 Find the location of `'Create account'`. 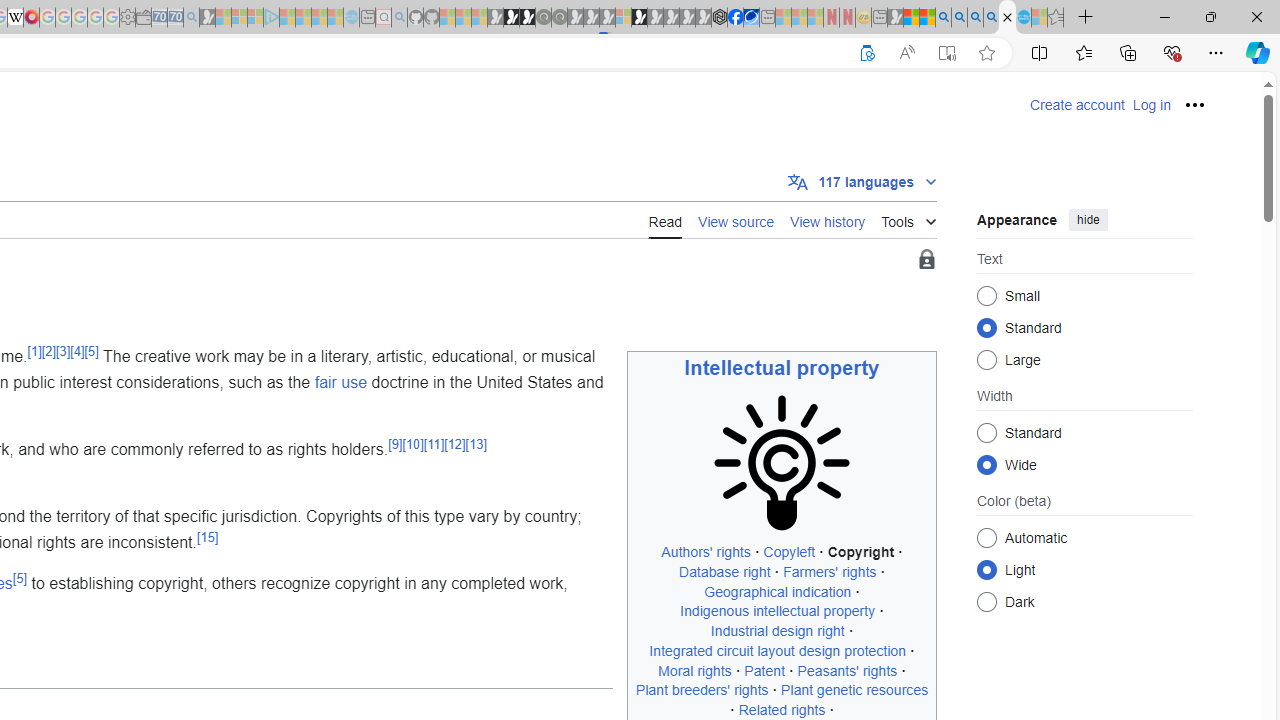

'Create account' is located at coordinates (1076, 105).